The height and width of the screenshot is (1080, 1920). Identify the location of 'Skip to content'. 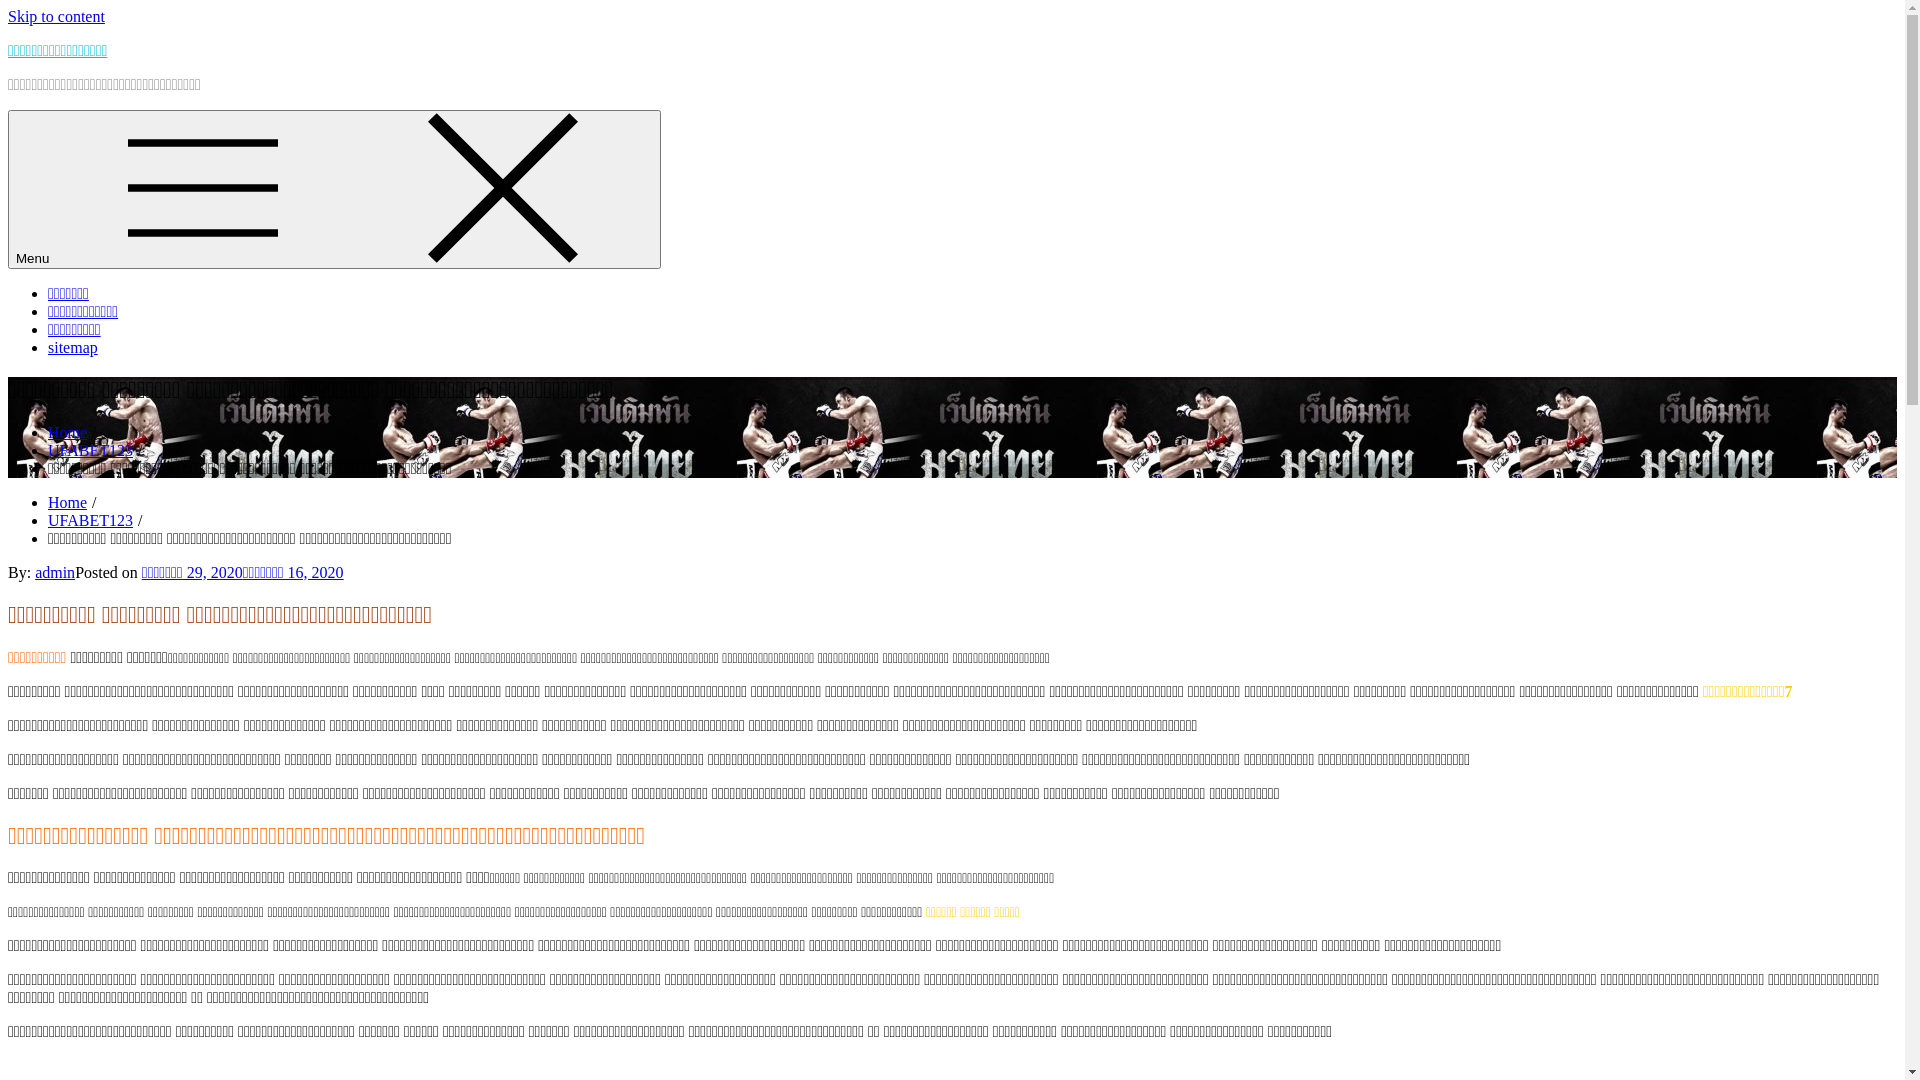
(56, 16).